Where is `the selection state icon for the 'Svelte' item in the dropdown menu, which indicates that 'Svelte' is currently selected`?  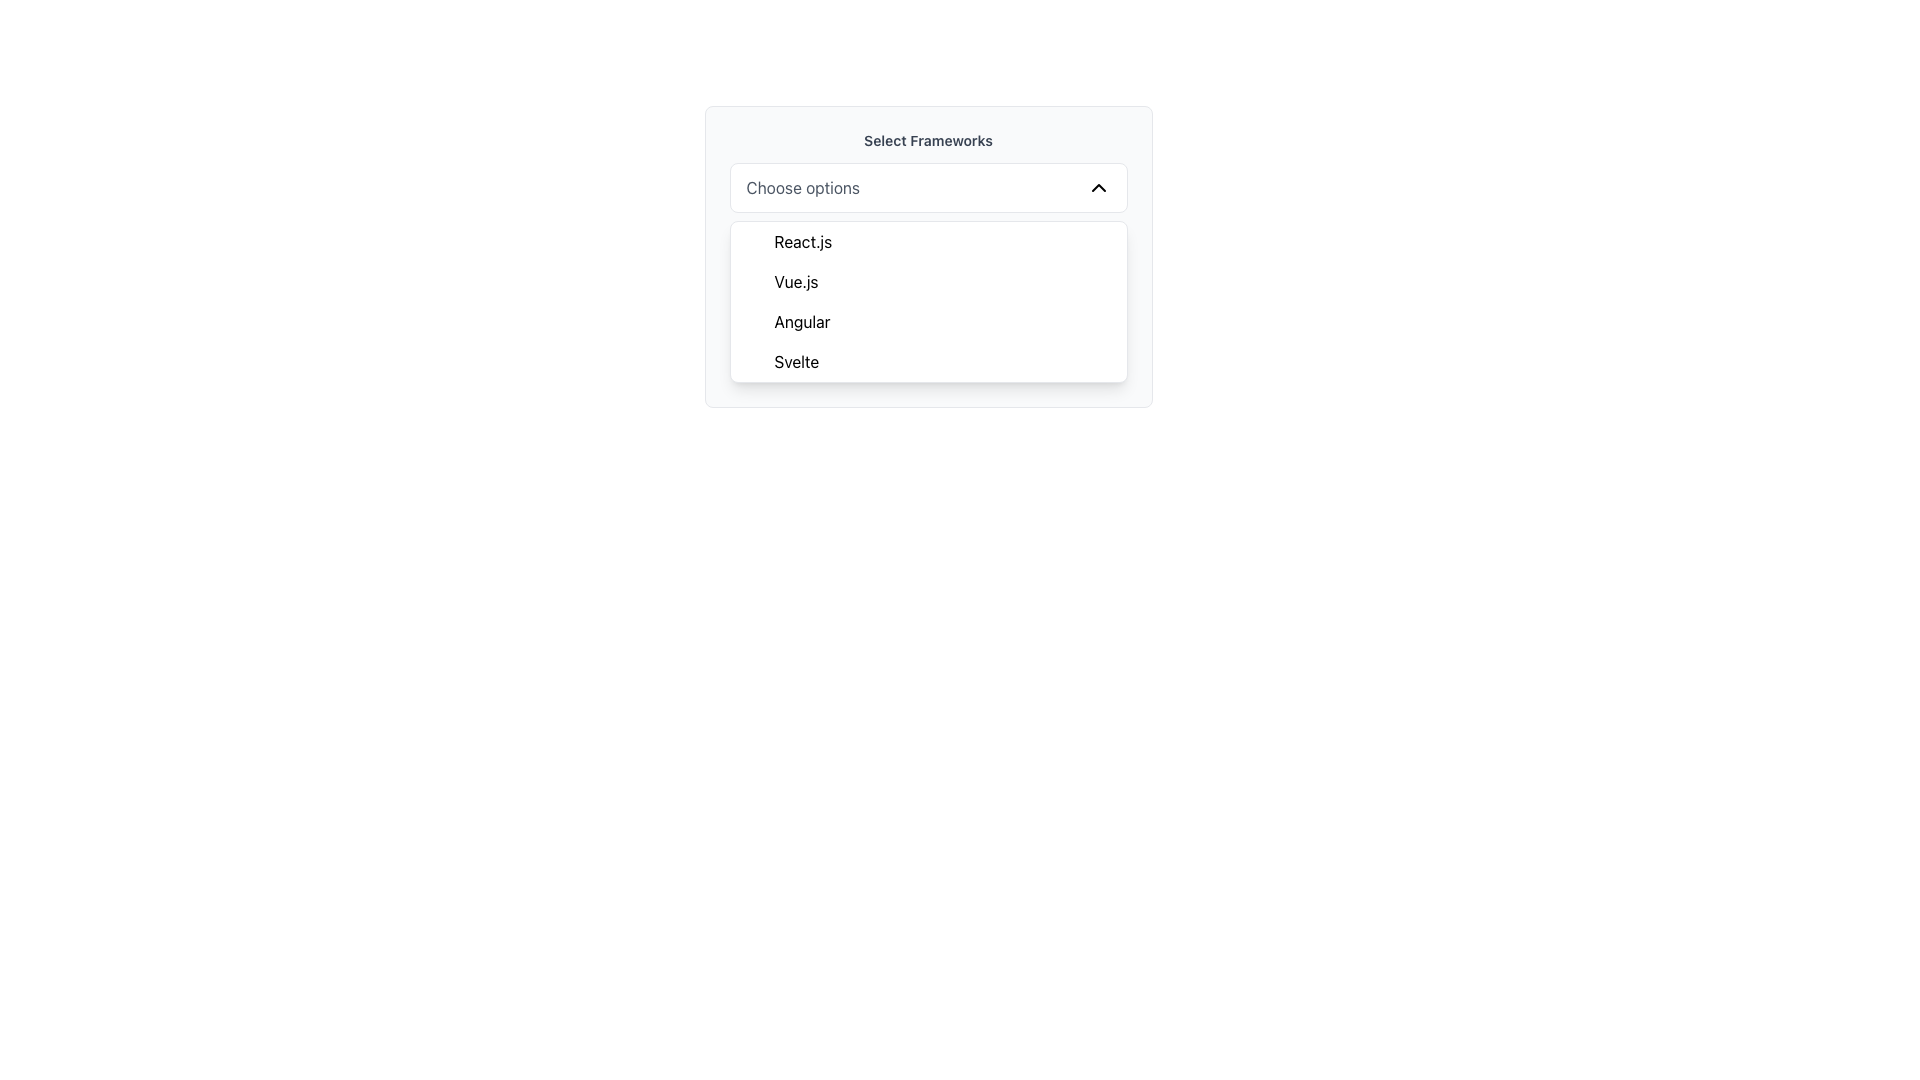 the selection state icon for the 'Svelte' item in the dropdown menu, which indicates that 'Svelte' is currently selected is located at coordinates (755, 361).